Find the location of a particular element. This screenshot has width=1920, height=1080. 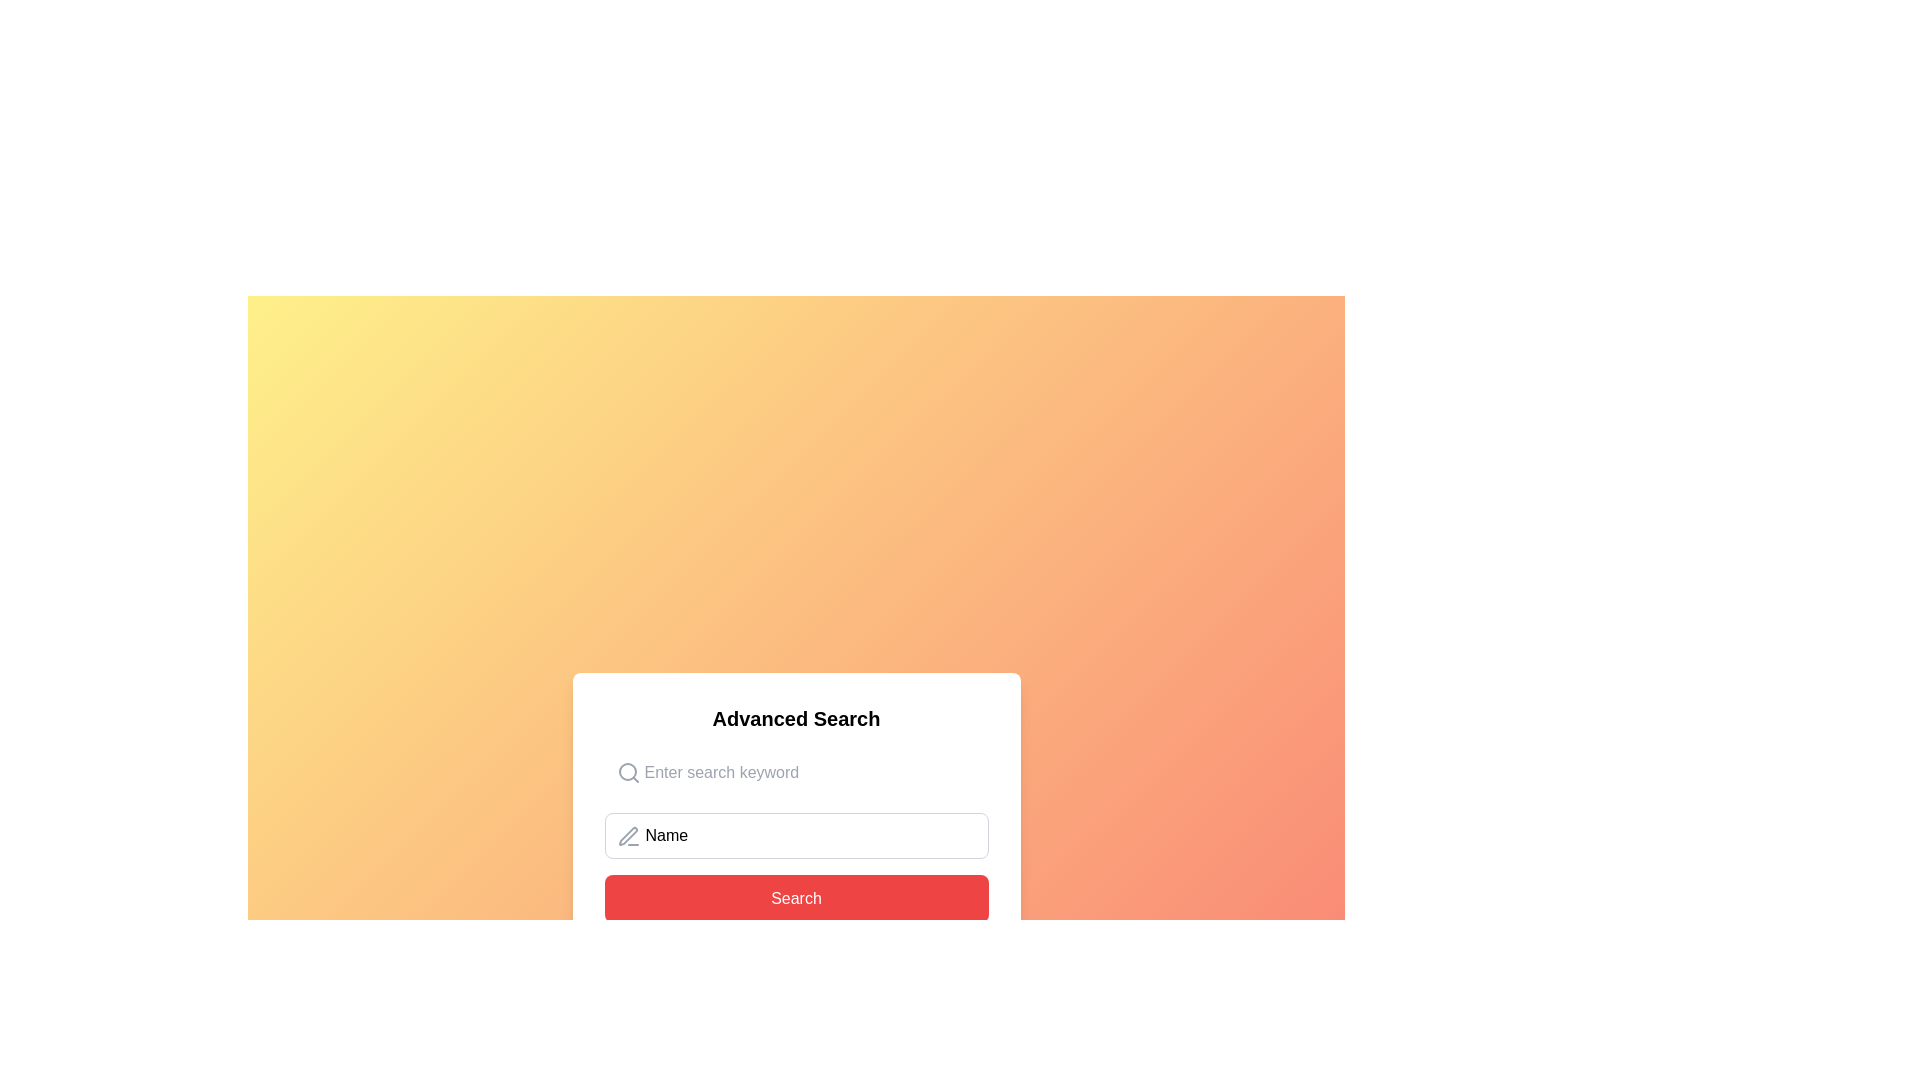

the interactive label or input field labeled 'Name' is located at coordinates (795, 836).